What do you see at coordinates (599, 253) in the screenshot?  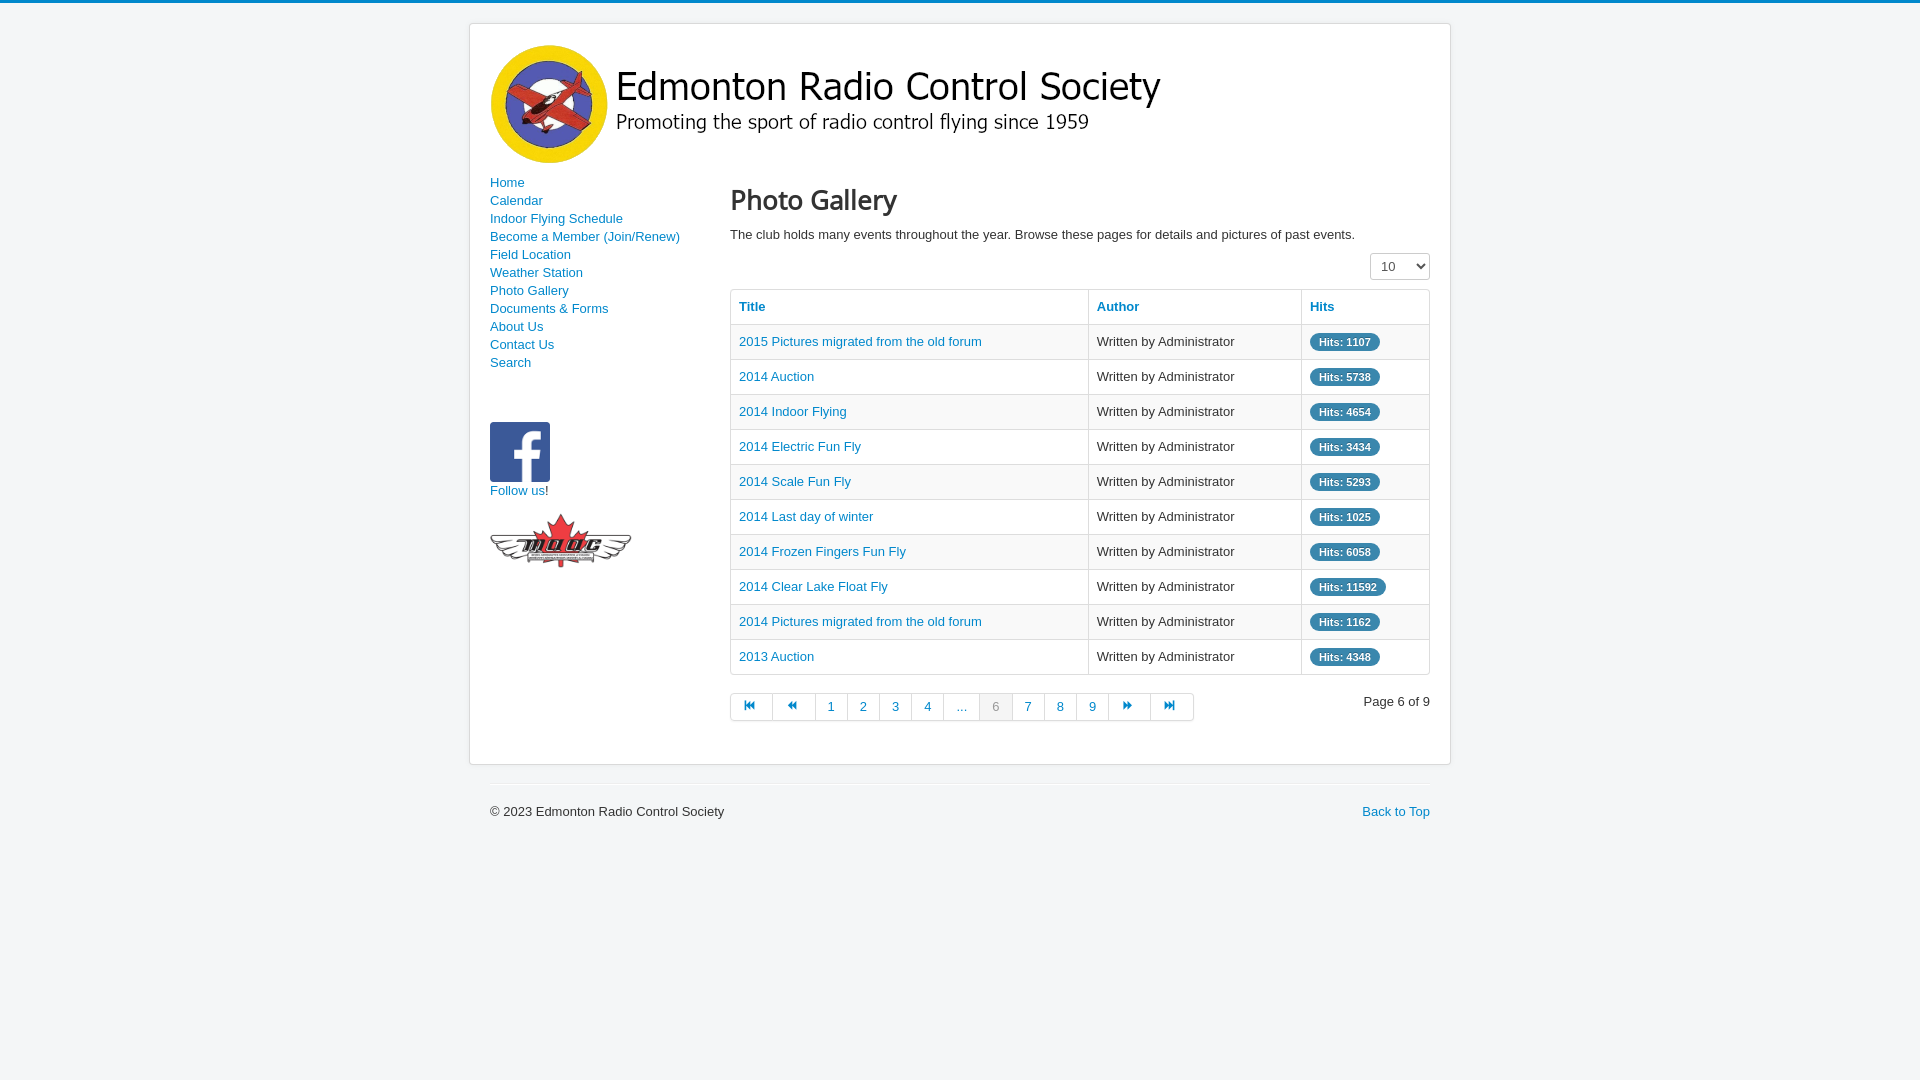 I see `'Field Location'` at bounding box center [599, 253].